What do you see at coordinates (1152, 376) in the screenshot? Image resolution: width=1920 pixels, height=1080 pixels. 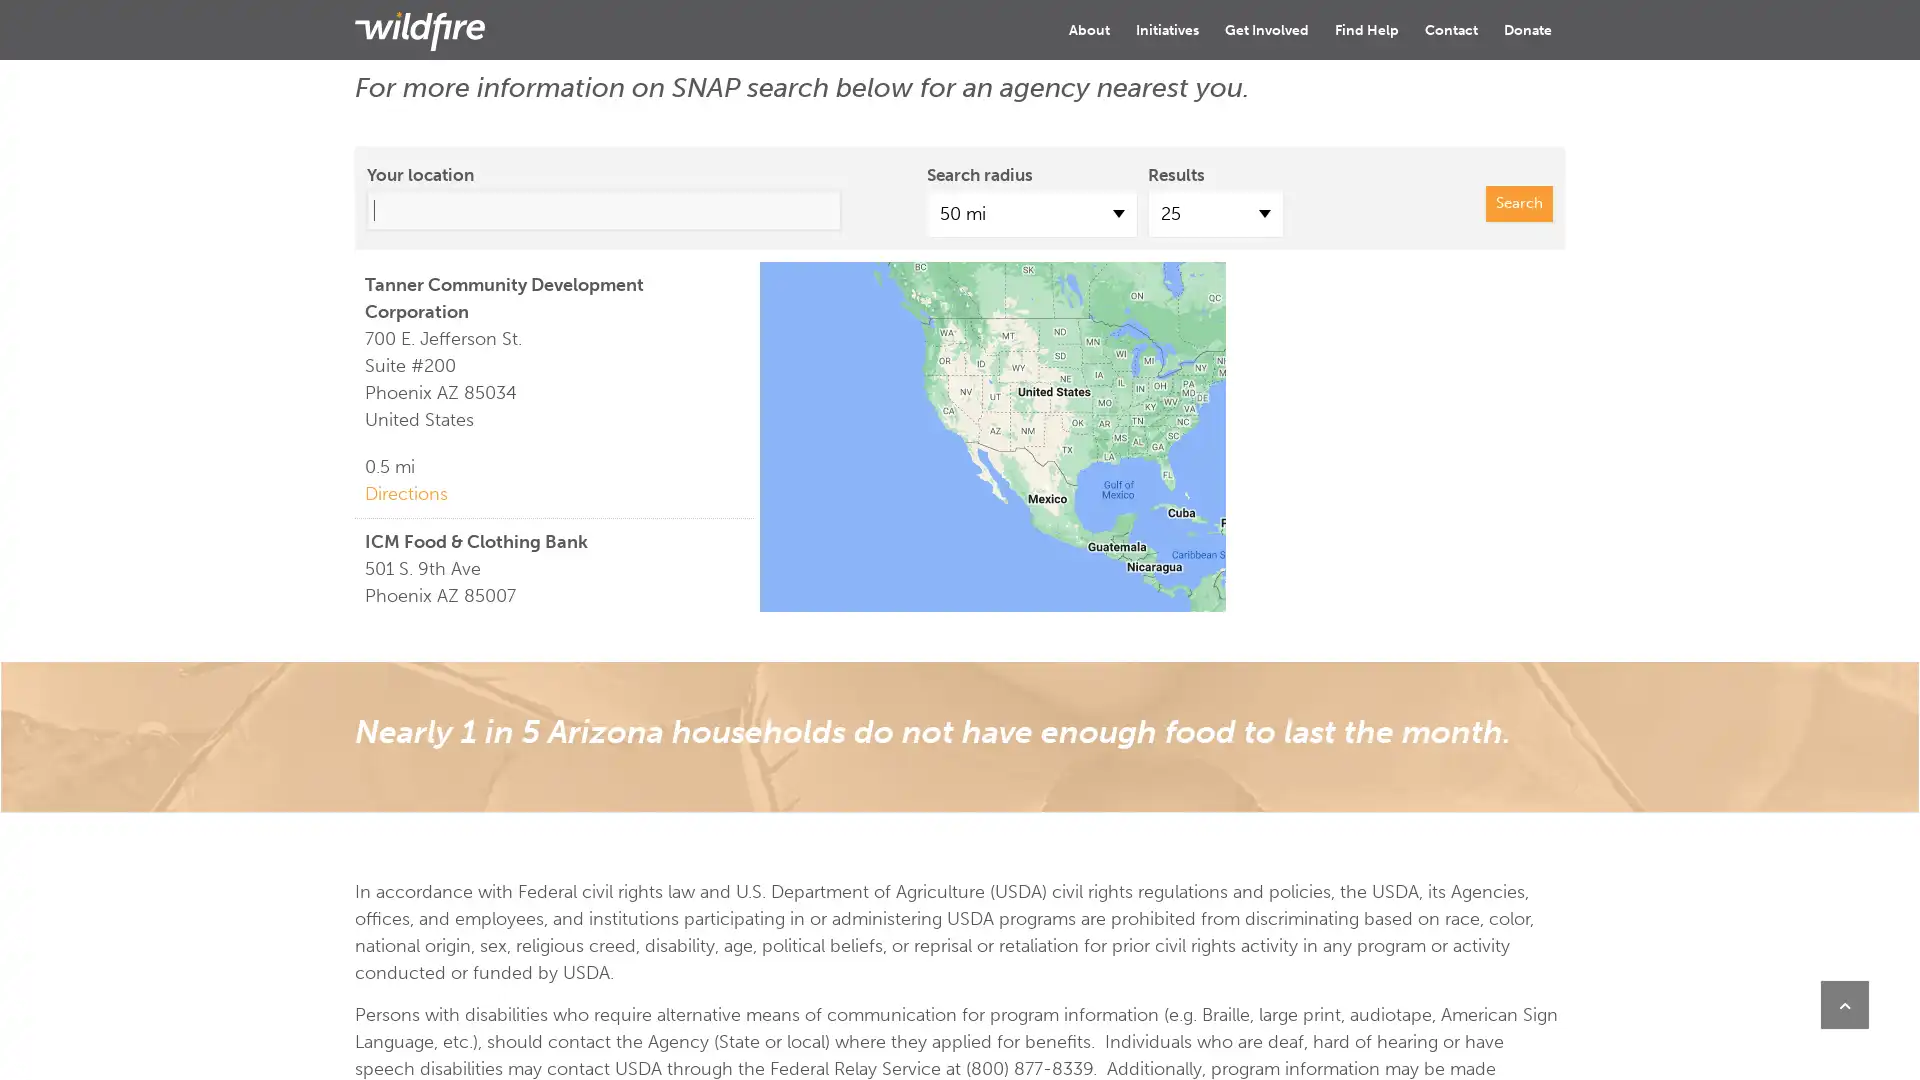 I see `Phoenix Indian Center` at bounding box center [1152, 376].